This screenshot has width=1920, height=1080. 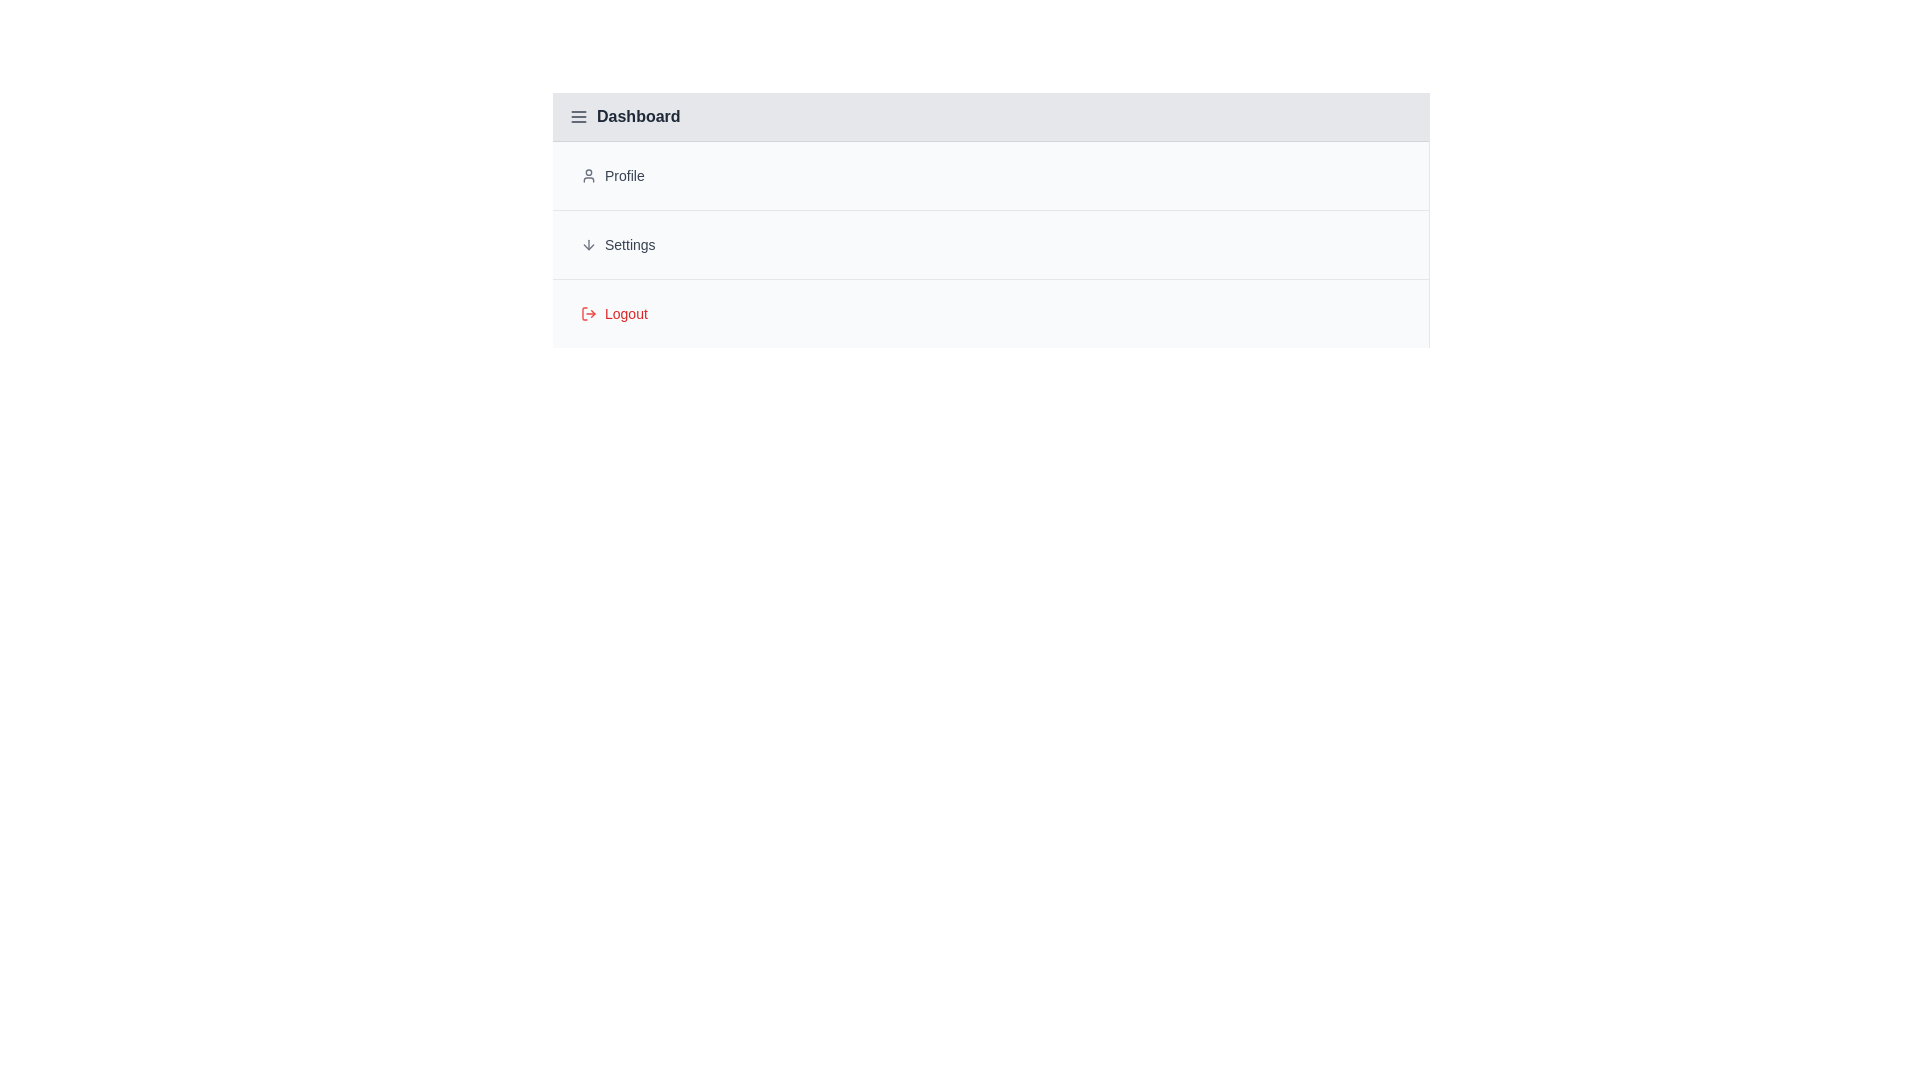 What do you see at coordinates (990, 175) in the screenshot?
I see `the text of the menu item Profile` at bounding box center [990, 175].